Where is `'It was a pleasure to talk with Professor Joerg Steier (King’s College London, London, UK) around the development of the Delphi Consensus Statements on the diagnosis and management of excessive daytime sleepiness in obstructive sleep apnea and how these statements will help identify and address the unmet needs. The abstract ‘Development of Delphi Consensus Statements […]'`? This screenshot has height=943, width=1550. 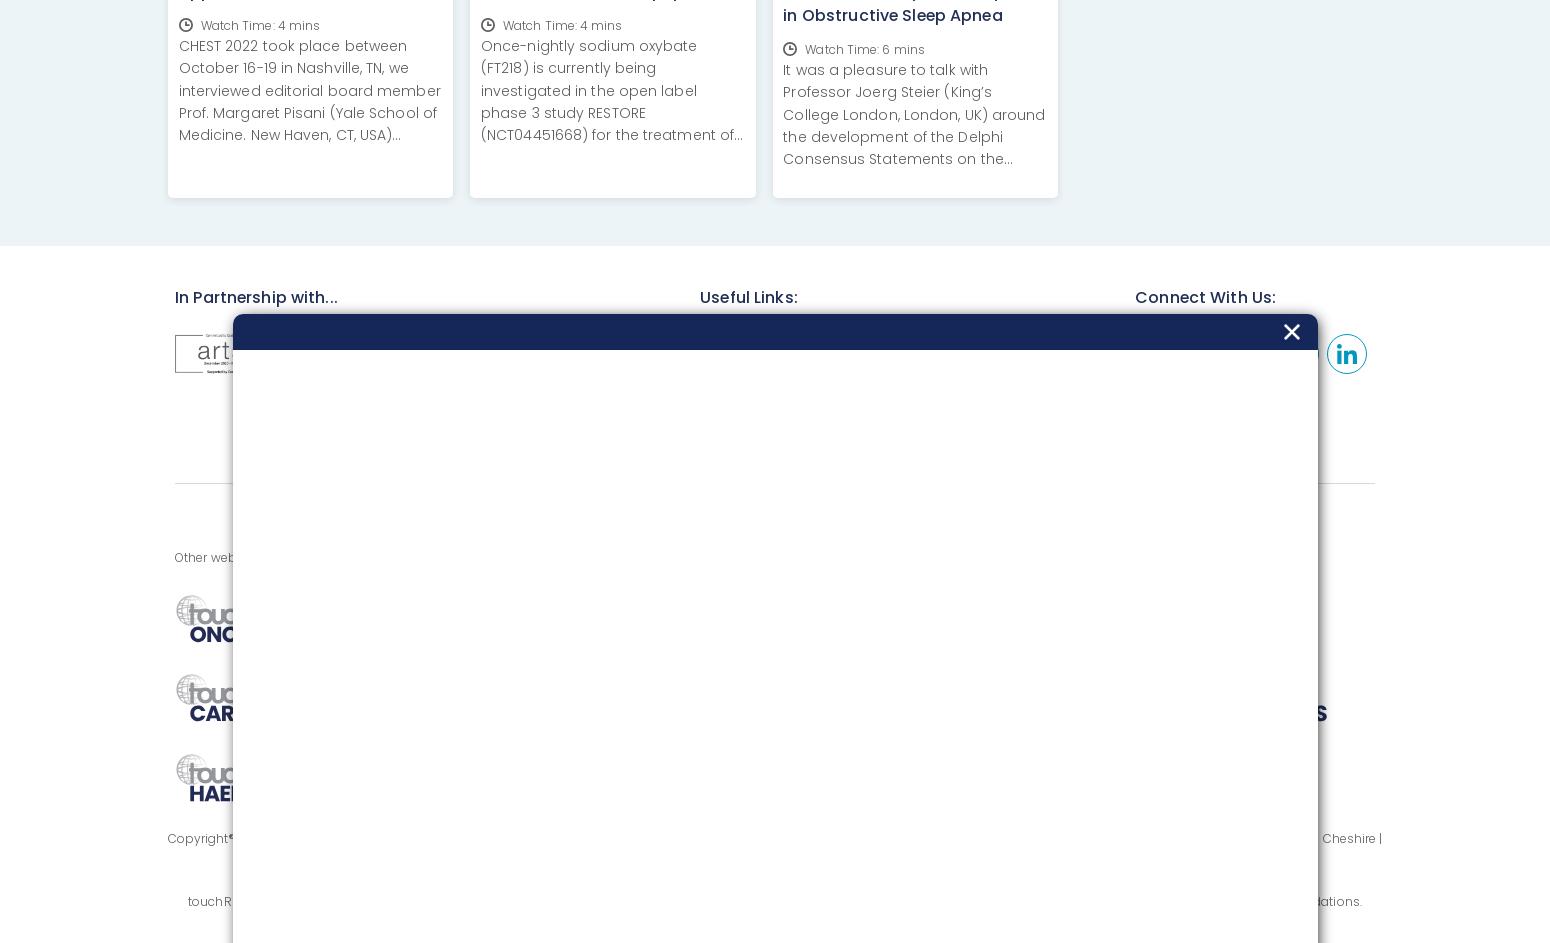
'It was a pleasure to talk with Professor Joerg Steier (King’s College London, London, UK) around the development of the Delphi Consensus Statements on the diagnosis and management of excessive daytime sleepiness in obstructive sleep apnea and how these statements will help identify and address the unmet needs. The abstract ‘Development of Delphi Consensus Statements […]' is located at coordinates (914, 191).